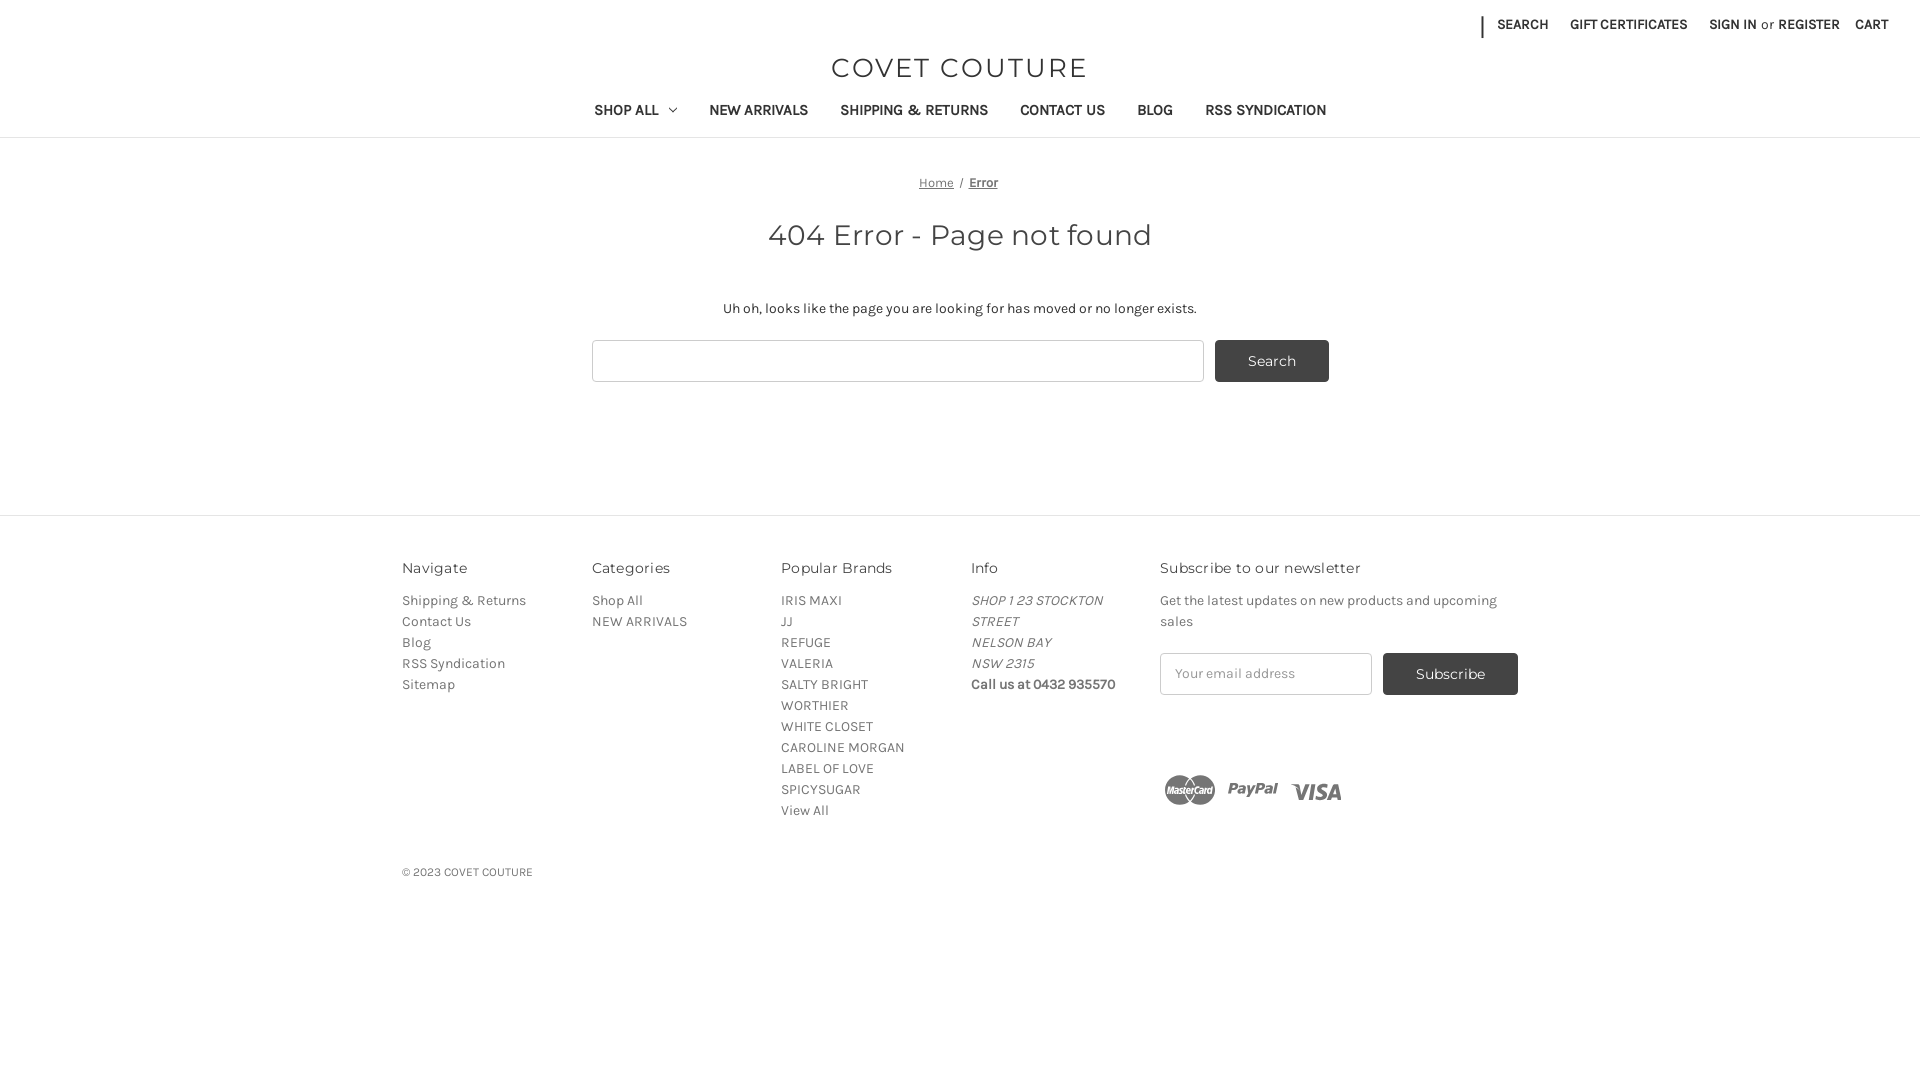 The width and height of the screenshot is (1920, 1080). What do you see at coordinates (452, 663) in the screenshot?
I see `'RSS Syndication'` at bounding box center [452, 663].